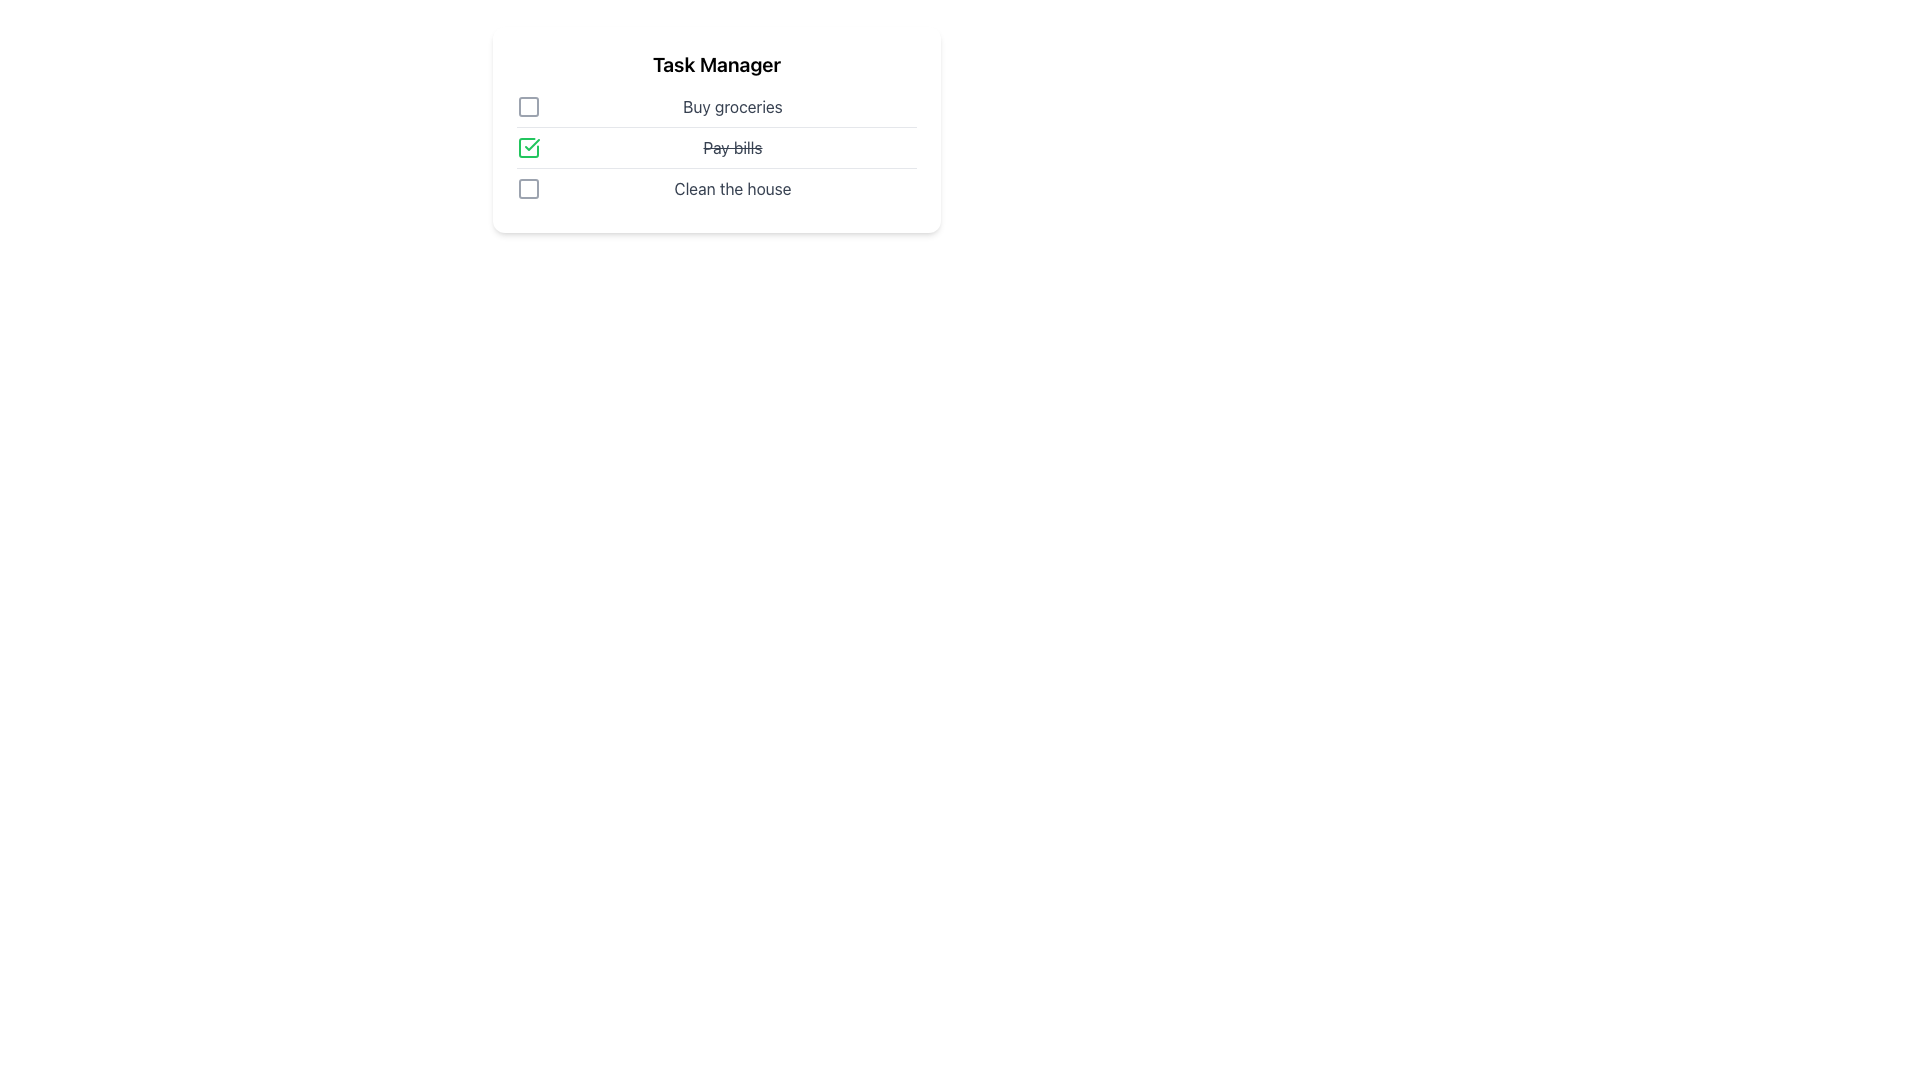  What do you see at coordinates (528, 107) in the screenshot?
I see `the interactive button located to the left of the 'Buy groceries' text in the vertical task list` at bounding box center [528, 107].